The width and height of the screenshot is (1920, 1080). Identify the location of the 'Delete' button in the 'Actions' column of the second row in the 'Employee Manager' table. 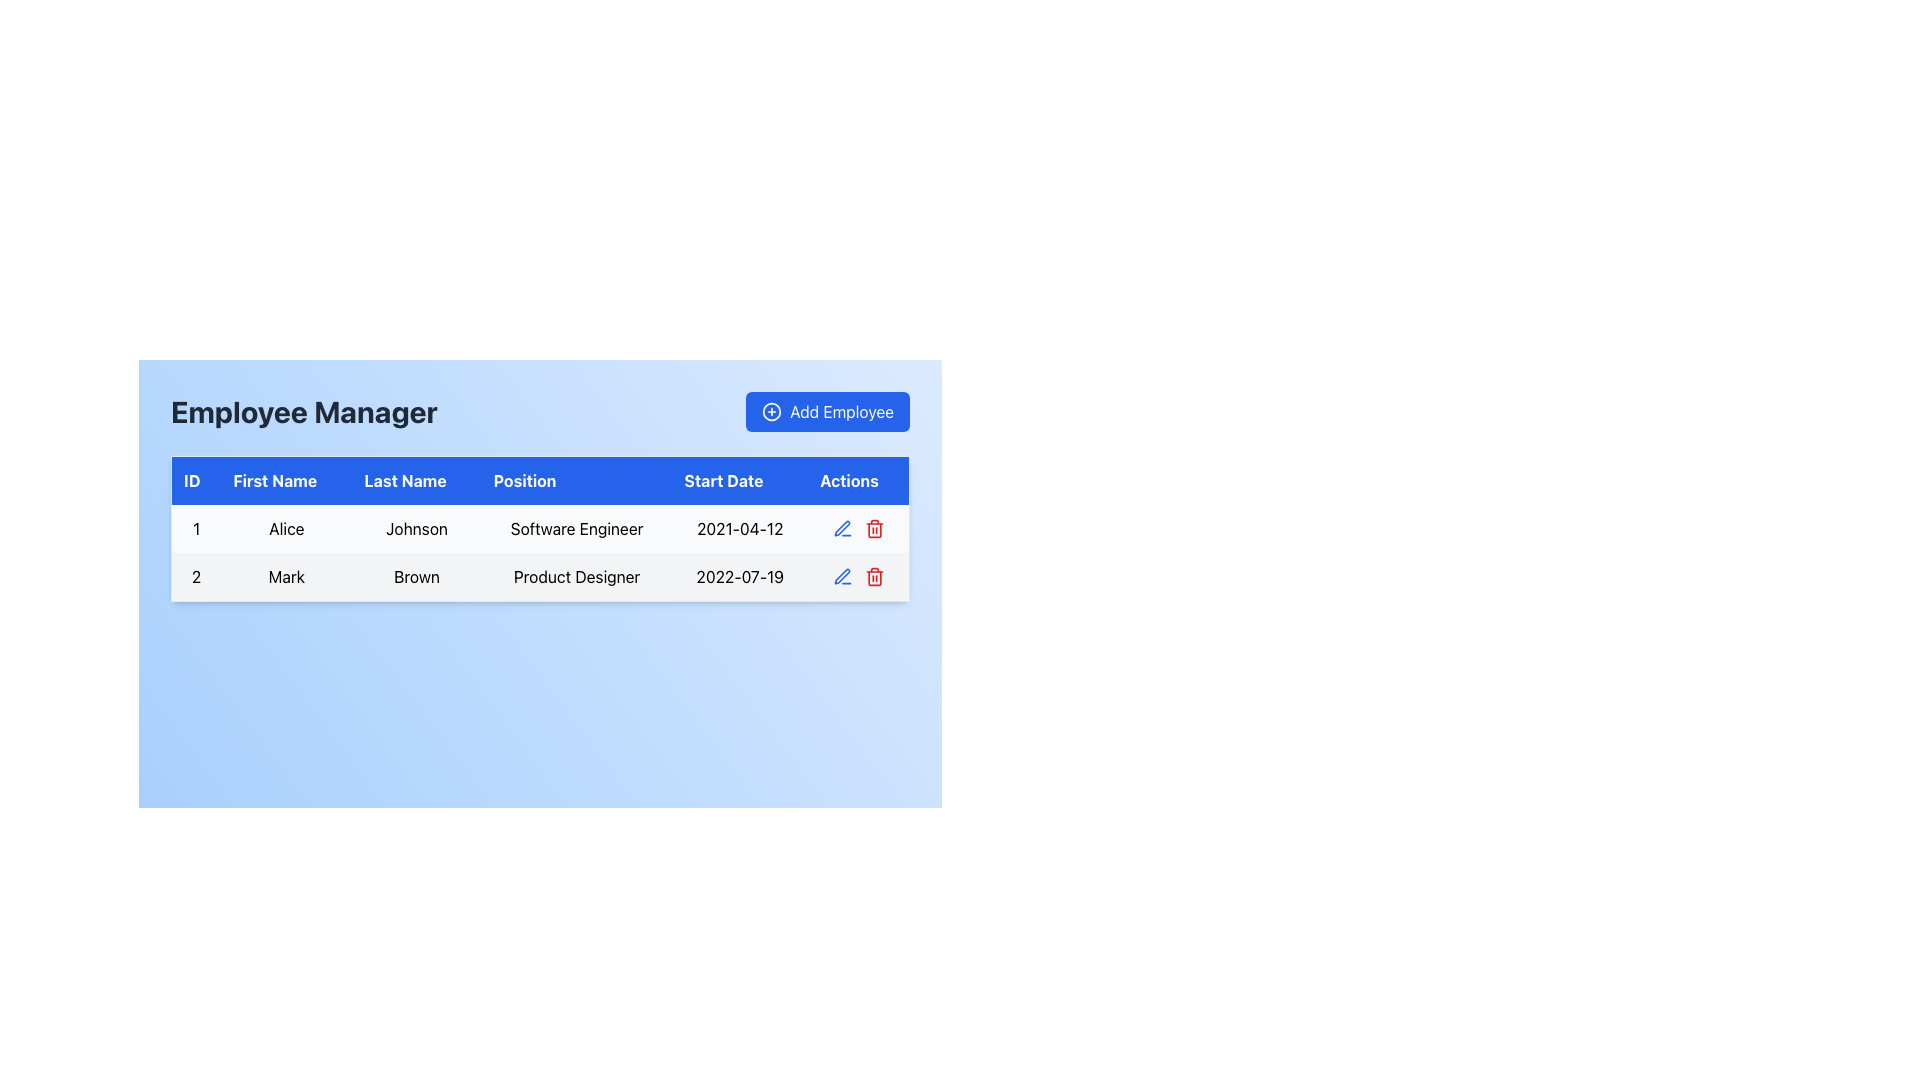
(874, 577).